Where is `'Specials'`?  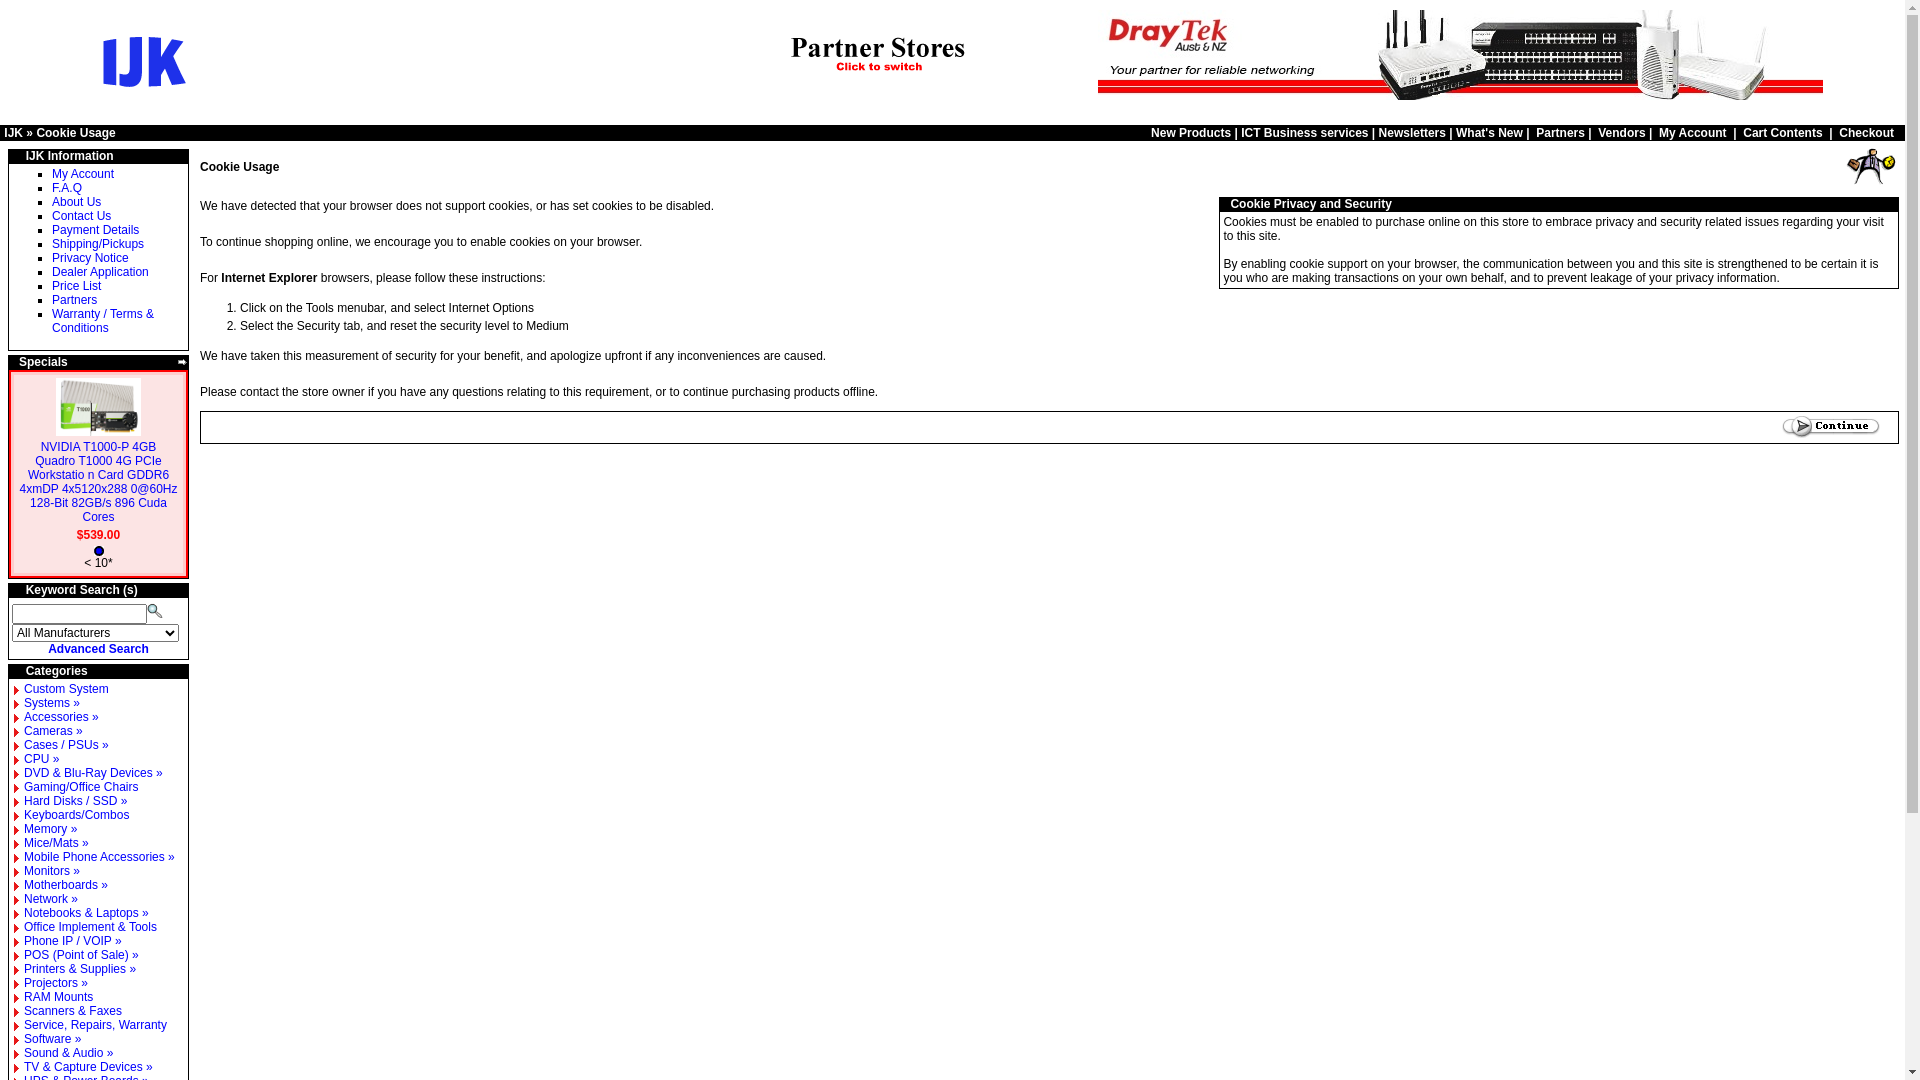
'Specials' is located at coordinates (43, 362).